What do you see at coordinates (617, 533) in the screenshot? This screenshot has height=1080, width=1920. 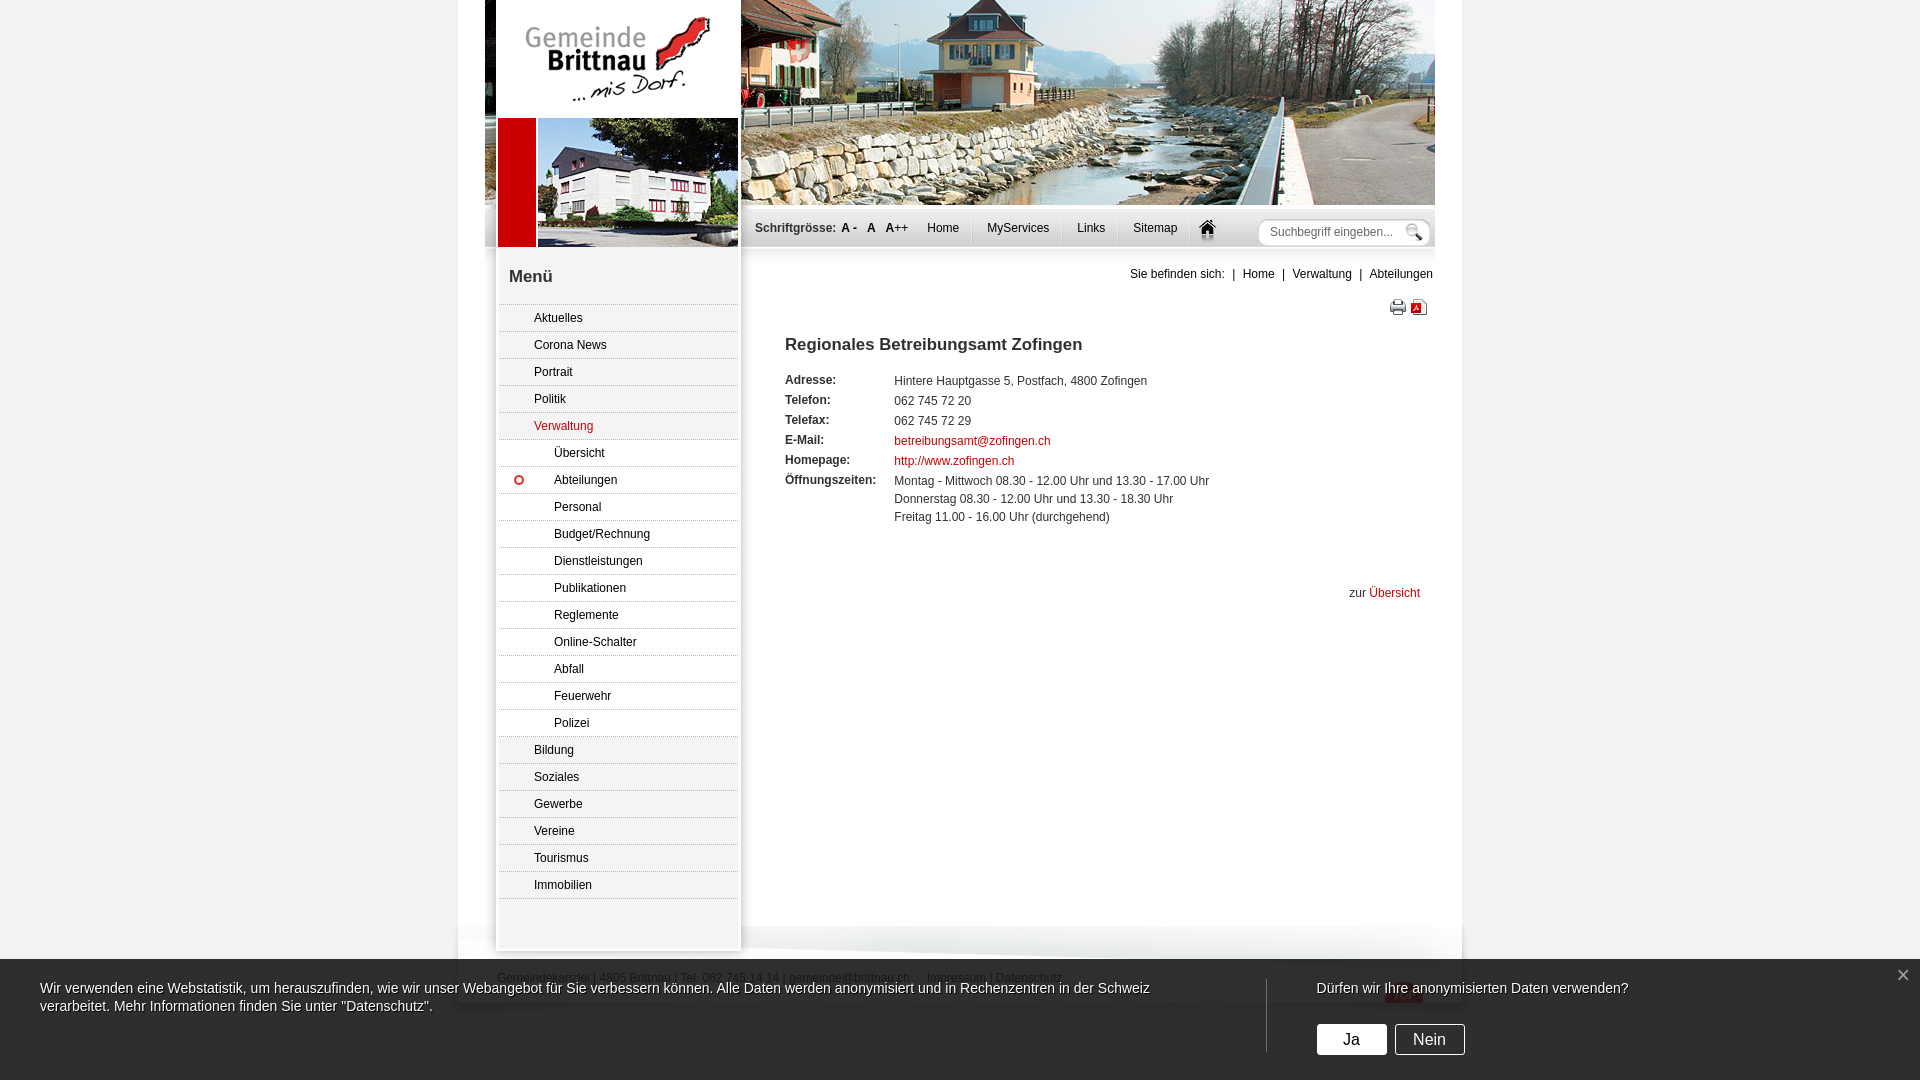 I see `'Budget/Rechnung'` at bounding box center [617, 533].